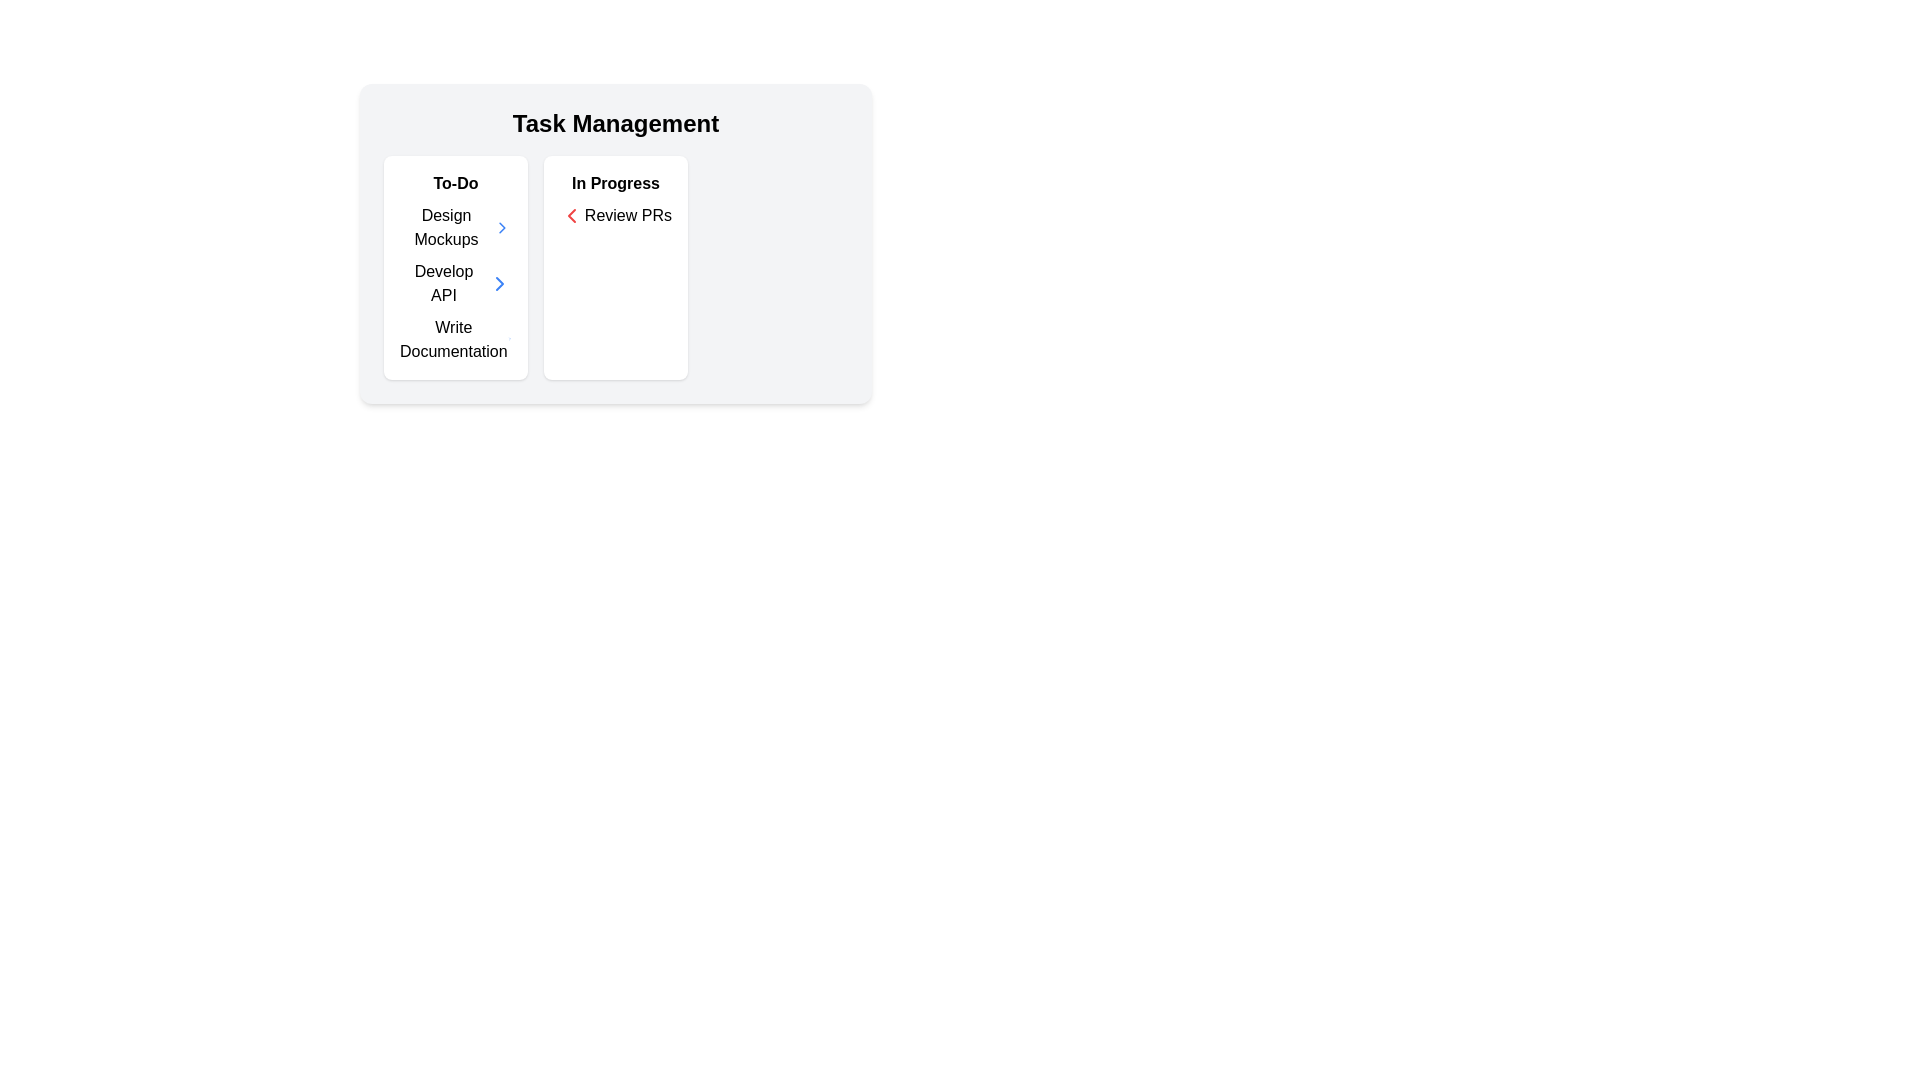 The width and height of the screenshot is (1920, 1080). I want to click on the right-pointing chevron icon that appears next to the 'Develop API' text in the task card layout to change its color, so click(499, 284).